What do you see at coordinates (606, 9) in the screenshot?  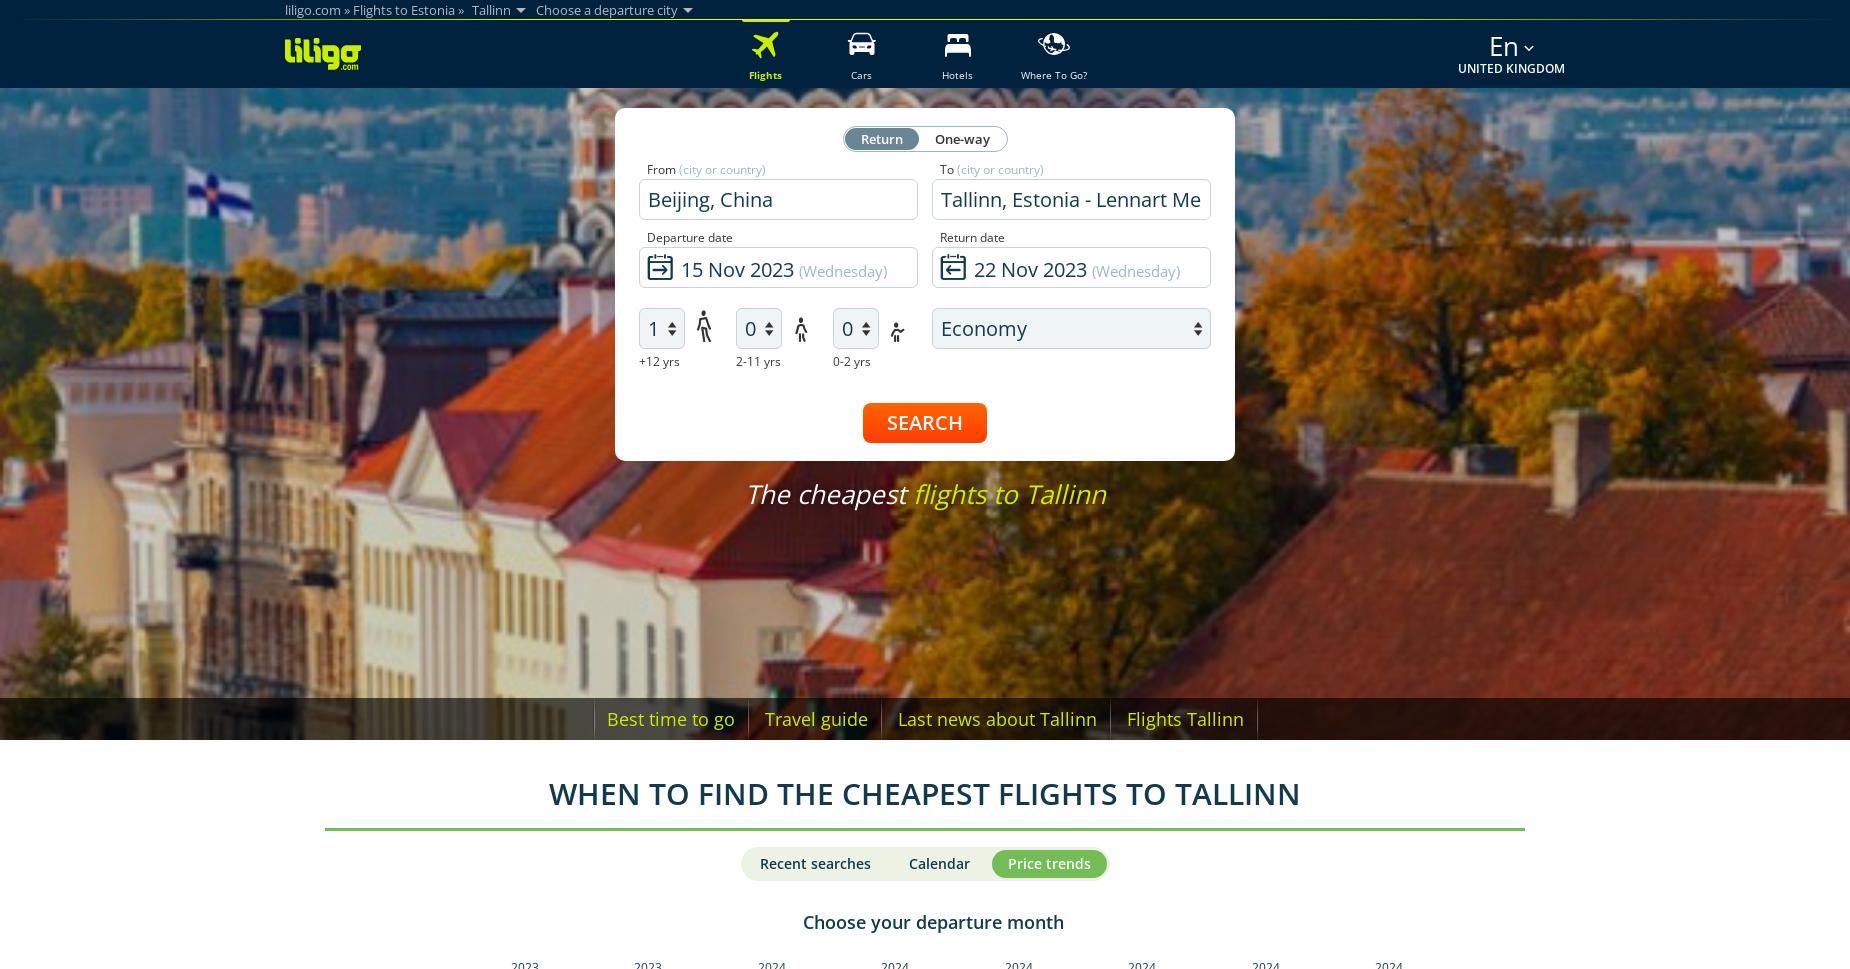 I see `'Choose a departure city'` at bounding box center [606, 9].